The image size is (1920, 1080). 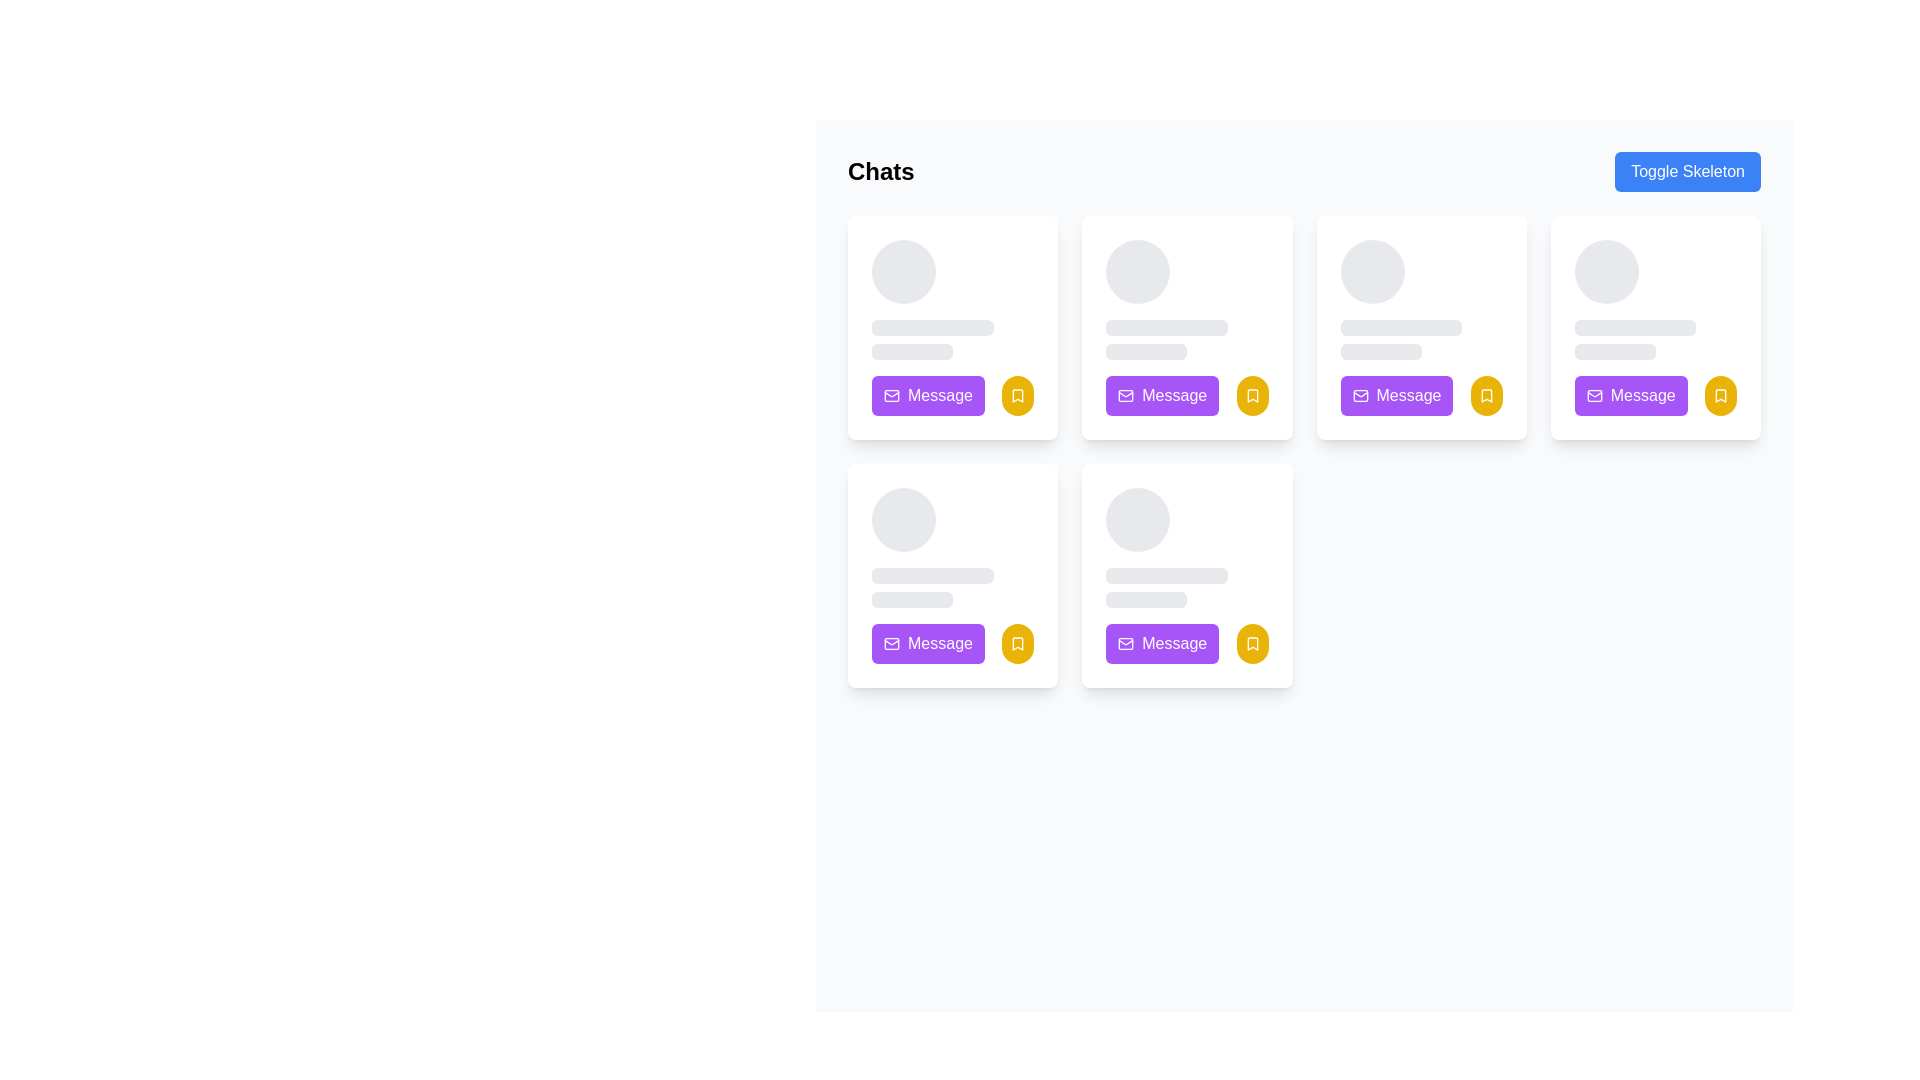 I want to click on the light gray horizontally elongated rectangle with rounded corners, which is the Skeleton placeholder positioned below a circular component and above a narrower rectangle in the top-right card of the grid layout, so click(x=1635, y=326).